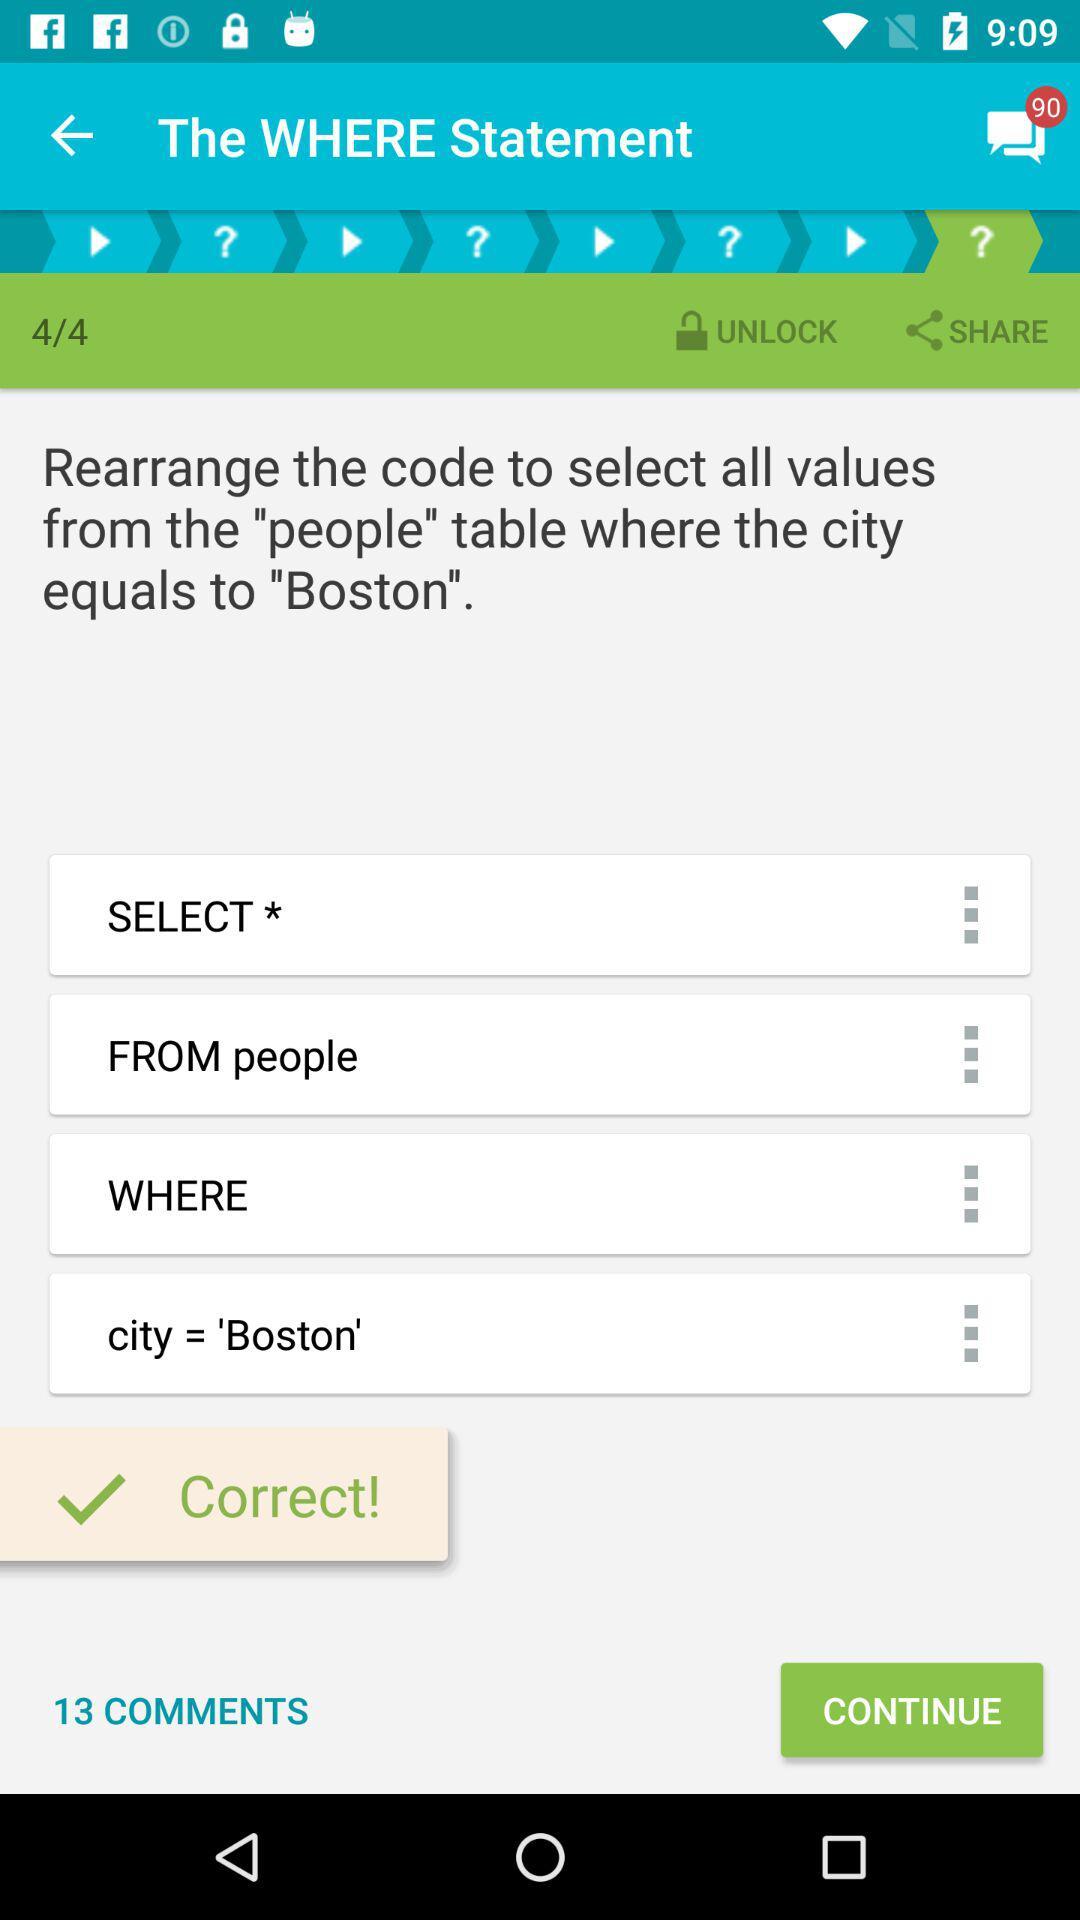 This screenshot has height=1920, width=1080. Describe the element at coordinates (477, 240) in the screenshot. I see `question` at that location.